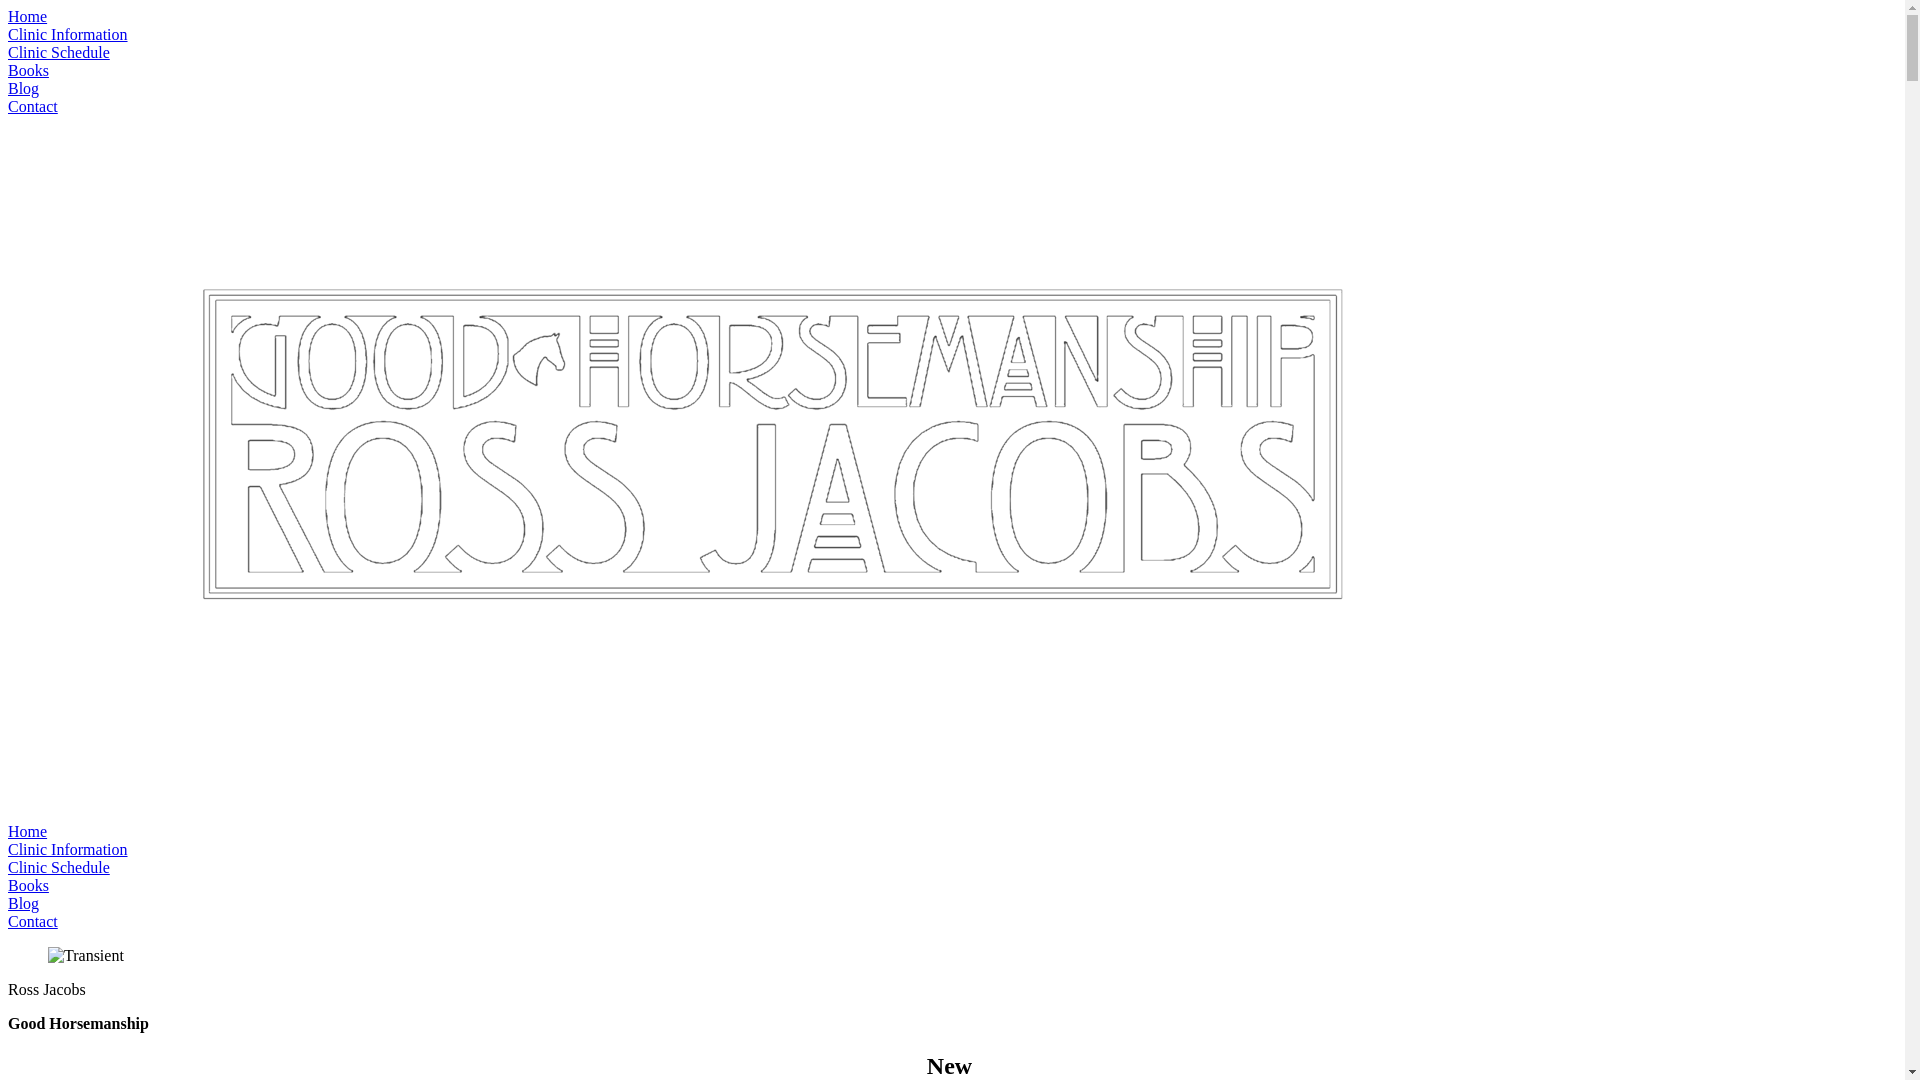 Image resolution: width=1920 pixels, height=1080 pixels. What do you see at coordinates (33, 921) in the screenshot?
I see `'Contact'` at bounding box center [33, 921].